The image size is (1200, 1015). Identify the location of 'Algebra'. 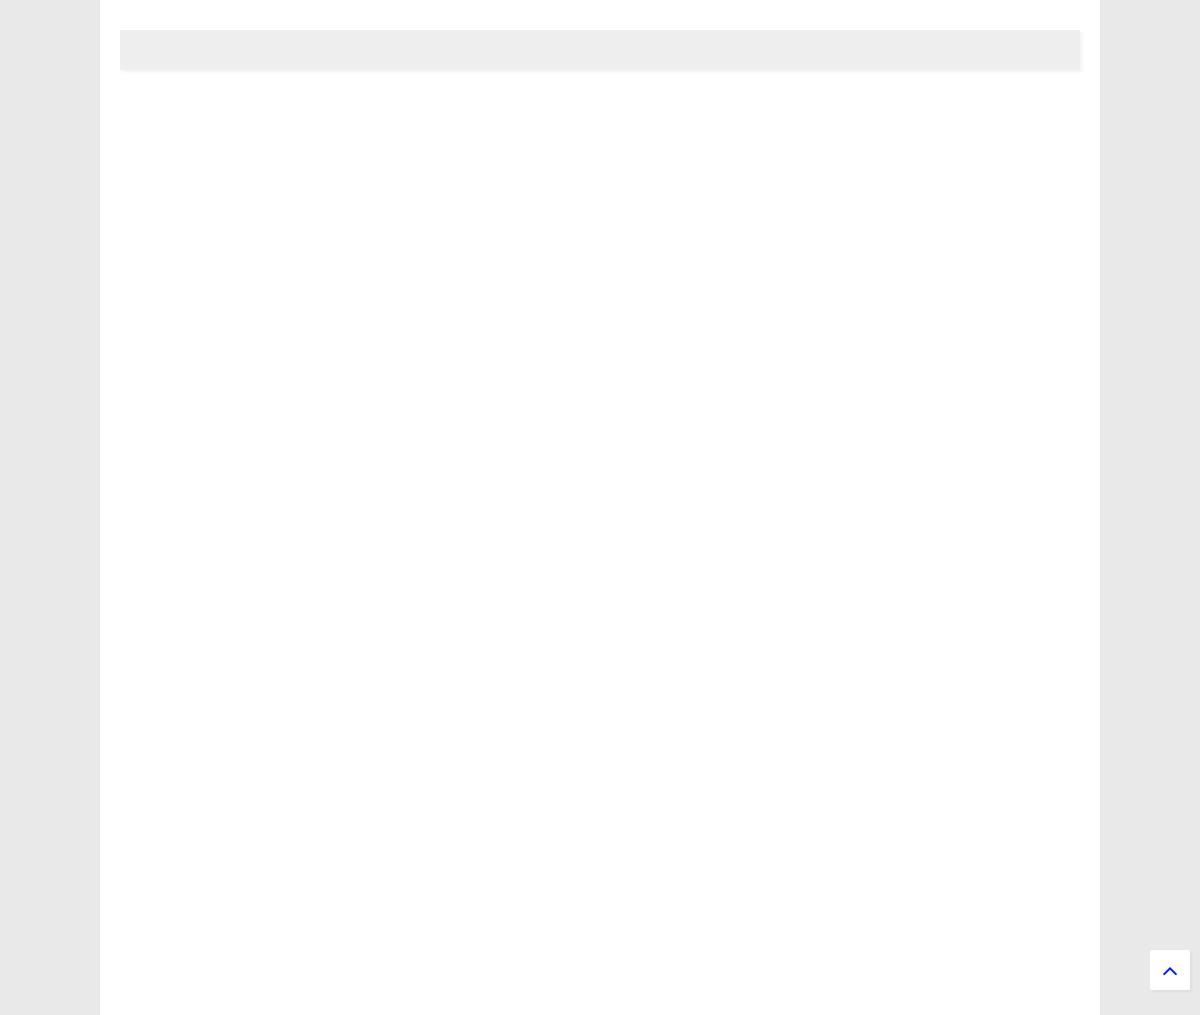
(179, 897).